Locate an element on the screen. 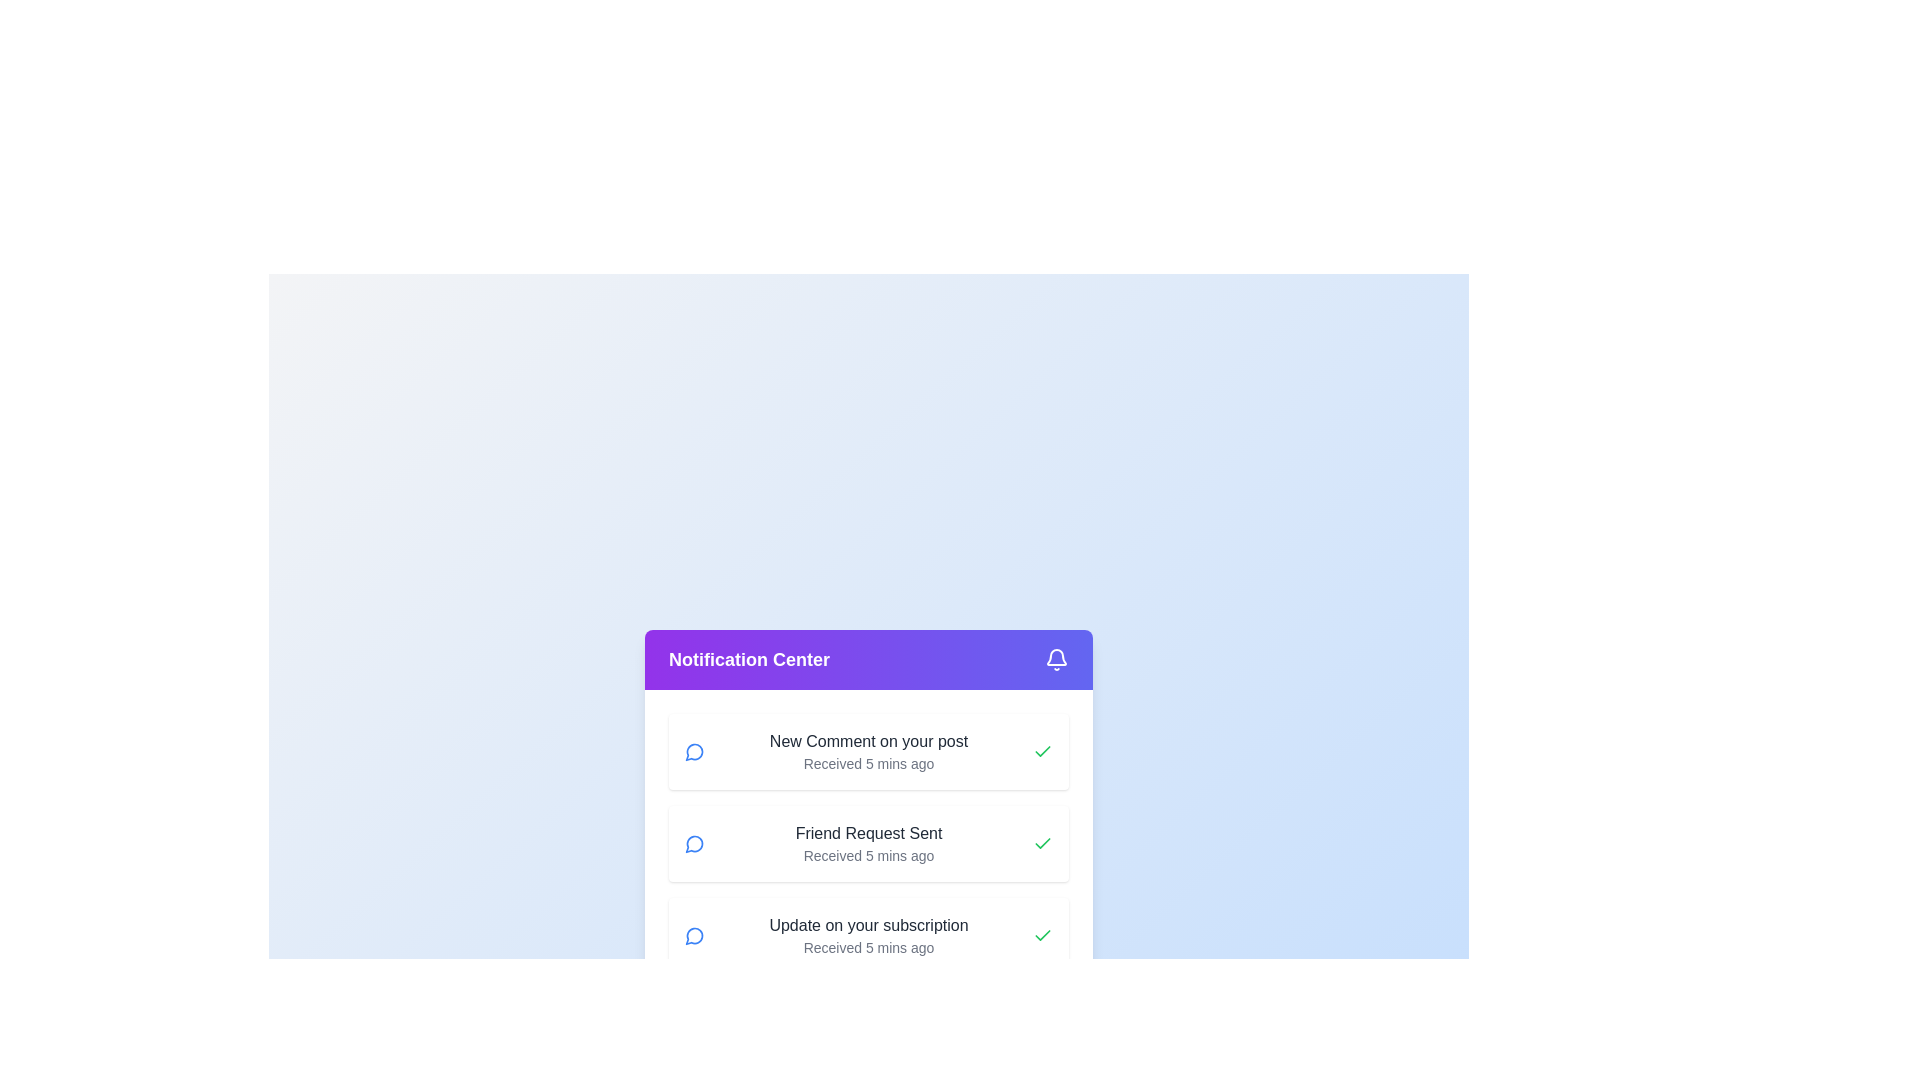 This screenshot has width=1920, height=1080. the third notification card in the Notification Center is located at coordinates (868, 936).